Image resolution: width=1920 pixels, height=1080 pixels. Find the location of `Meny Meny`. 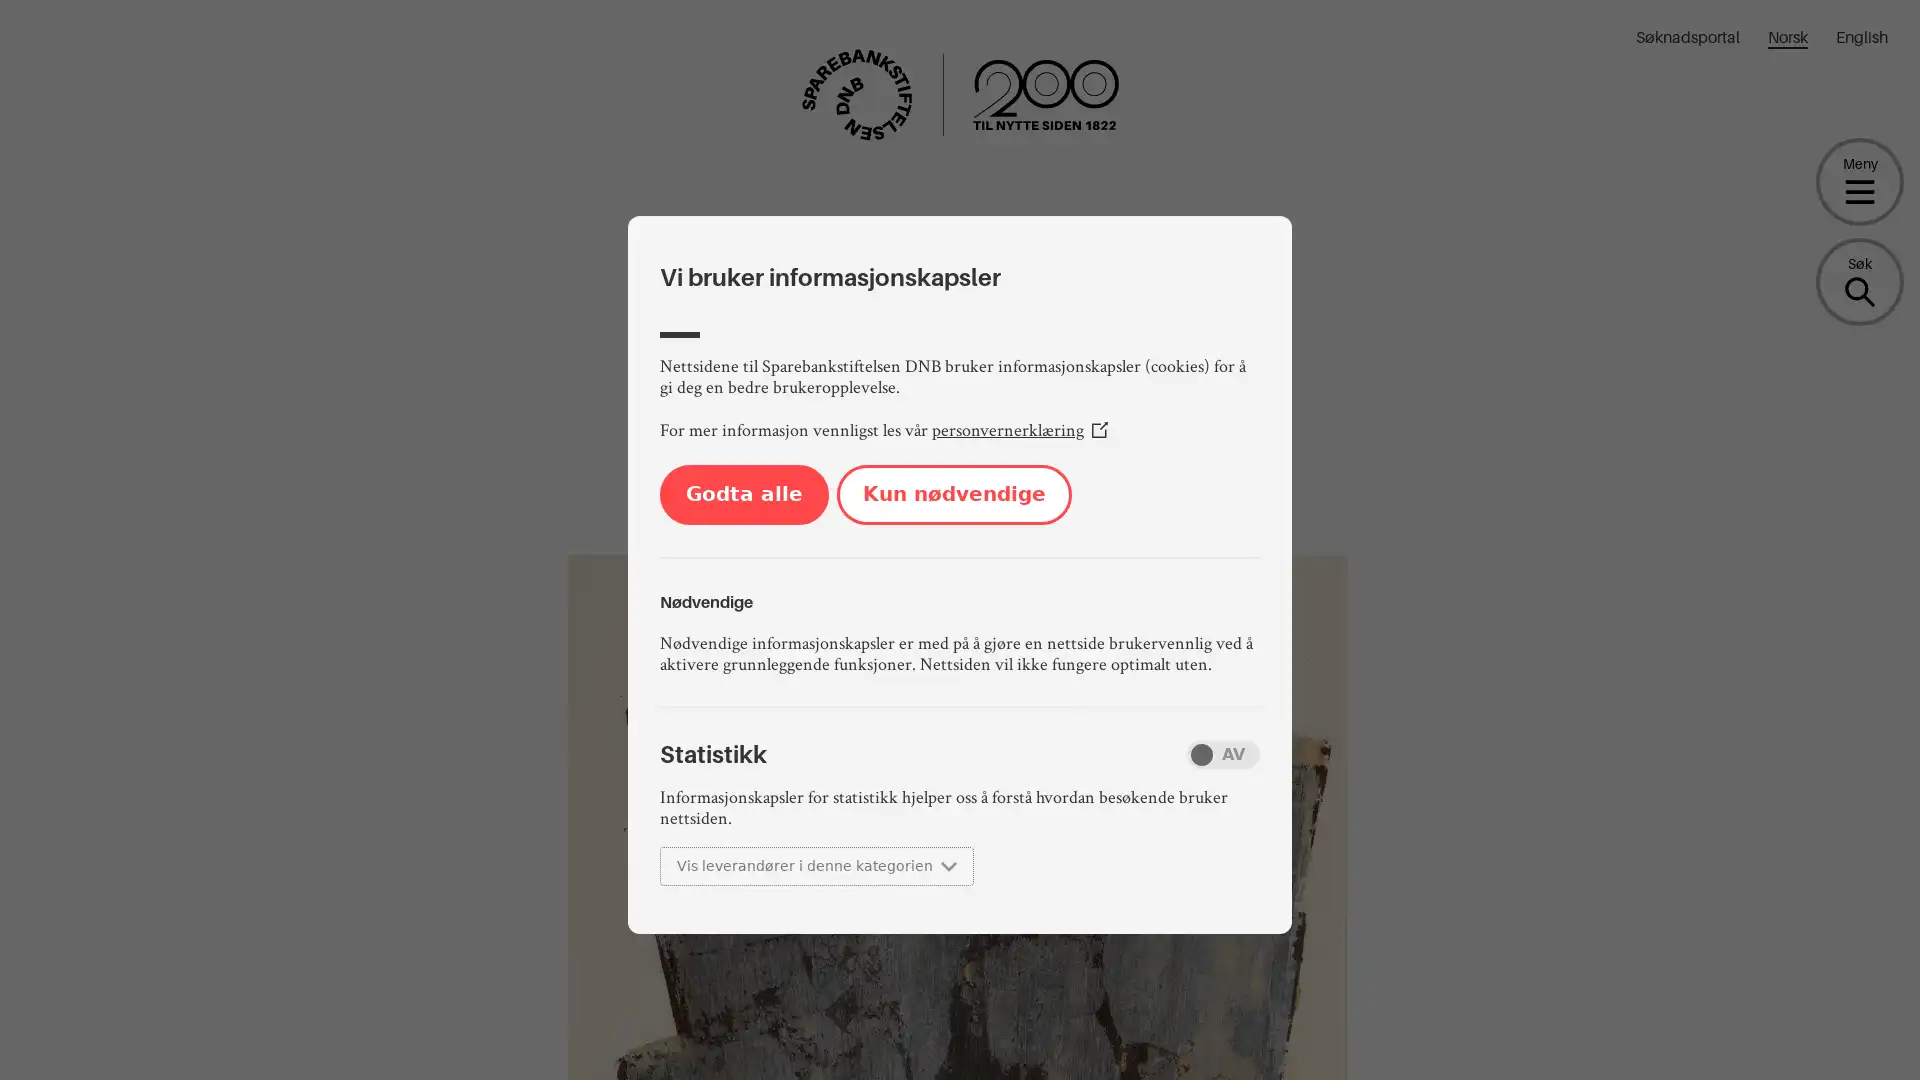

Meny Meny is located at coordinates (1859, 181).